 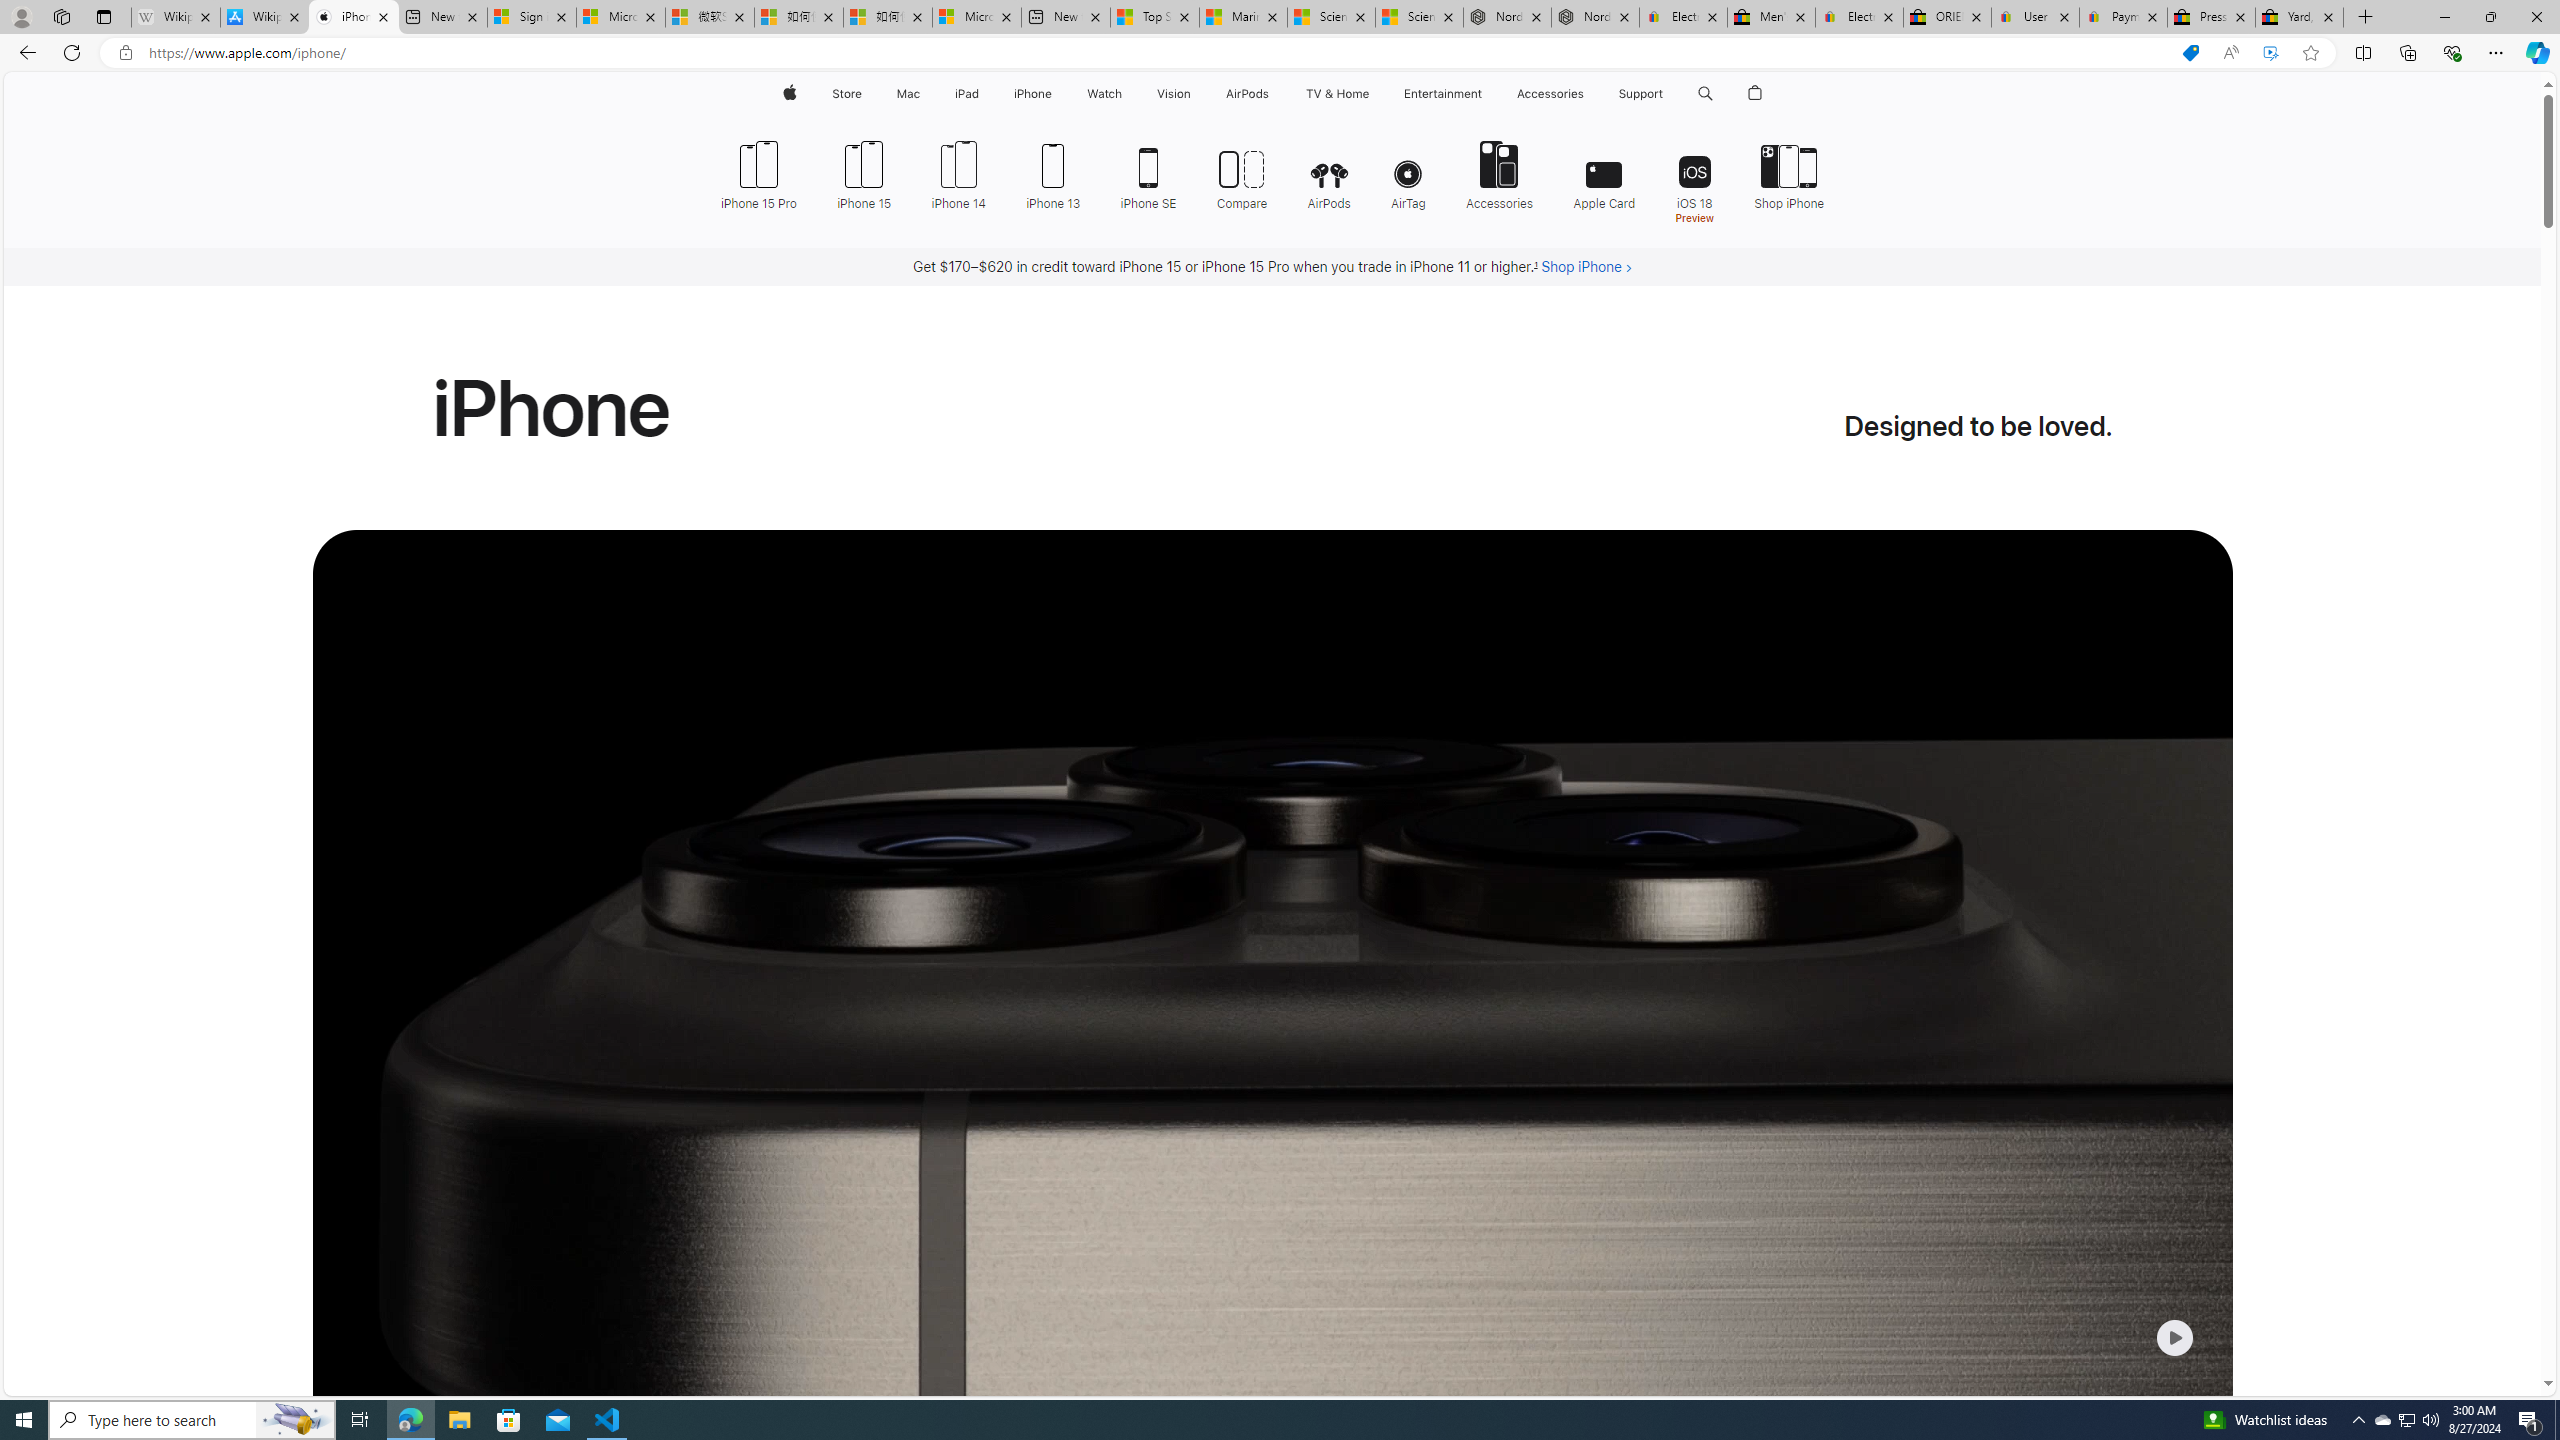 What do you see at coordinates (2035, 16) in the screenshot?
I see `'User Privacy Notice | eBay'` at bounding box center [2035, 16].